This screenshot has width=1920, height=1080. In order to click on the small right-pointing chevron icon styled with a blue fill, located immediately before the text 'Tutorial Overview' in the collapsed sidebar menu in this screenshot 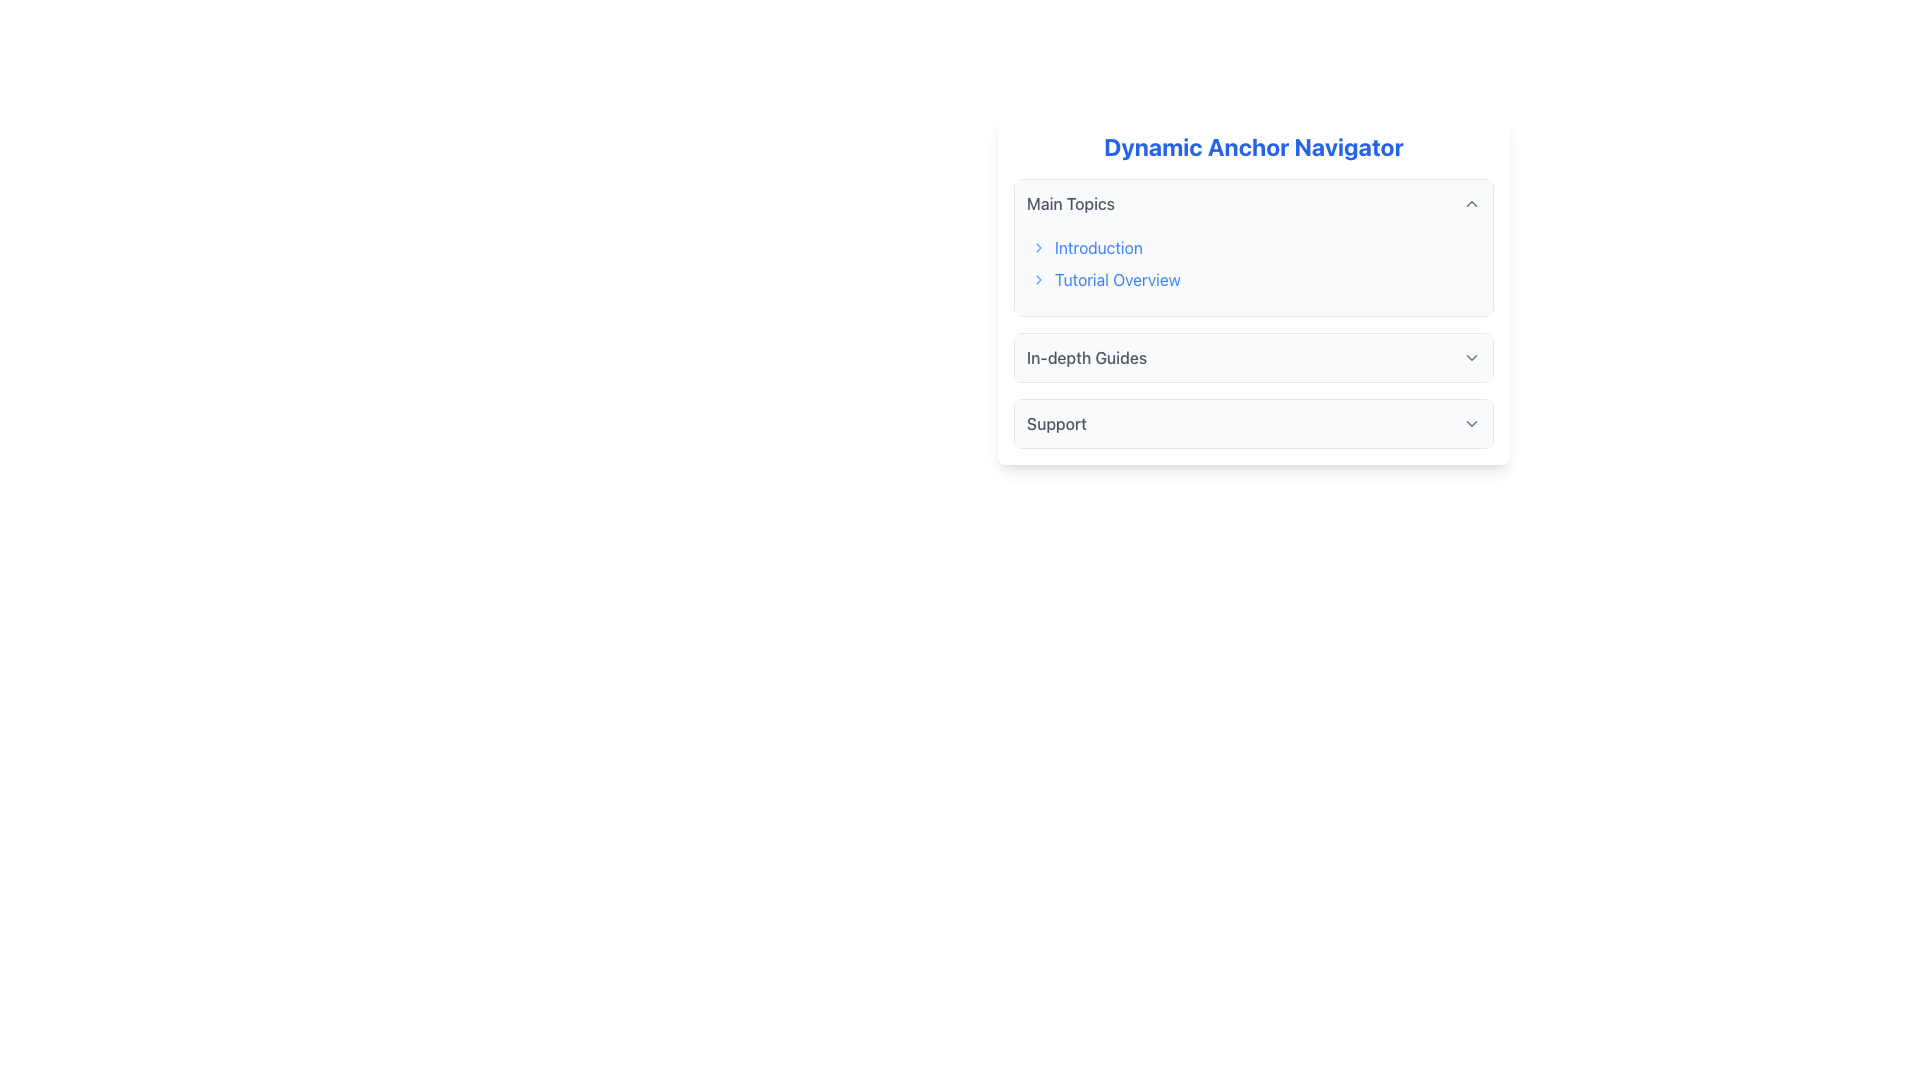, I will do `click(1038, 280)`.